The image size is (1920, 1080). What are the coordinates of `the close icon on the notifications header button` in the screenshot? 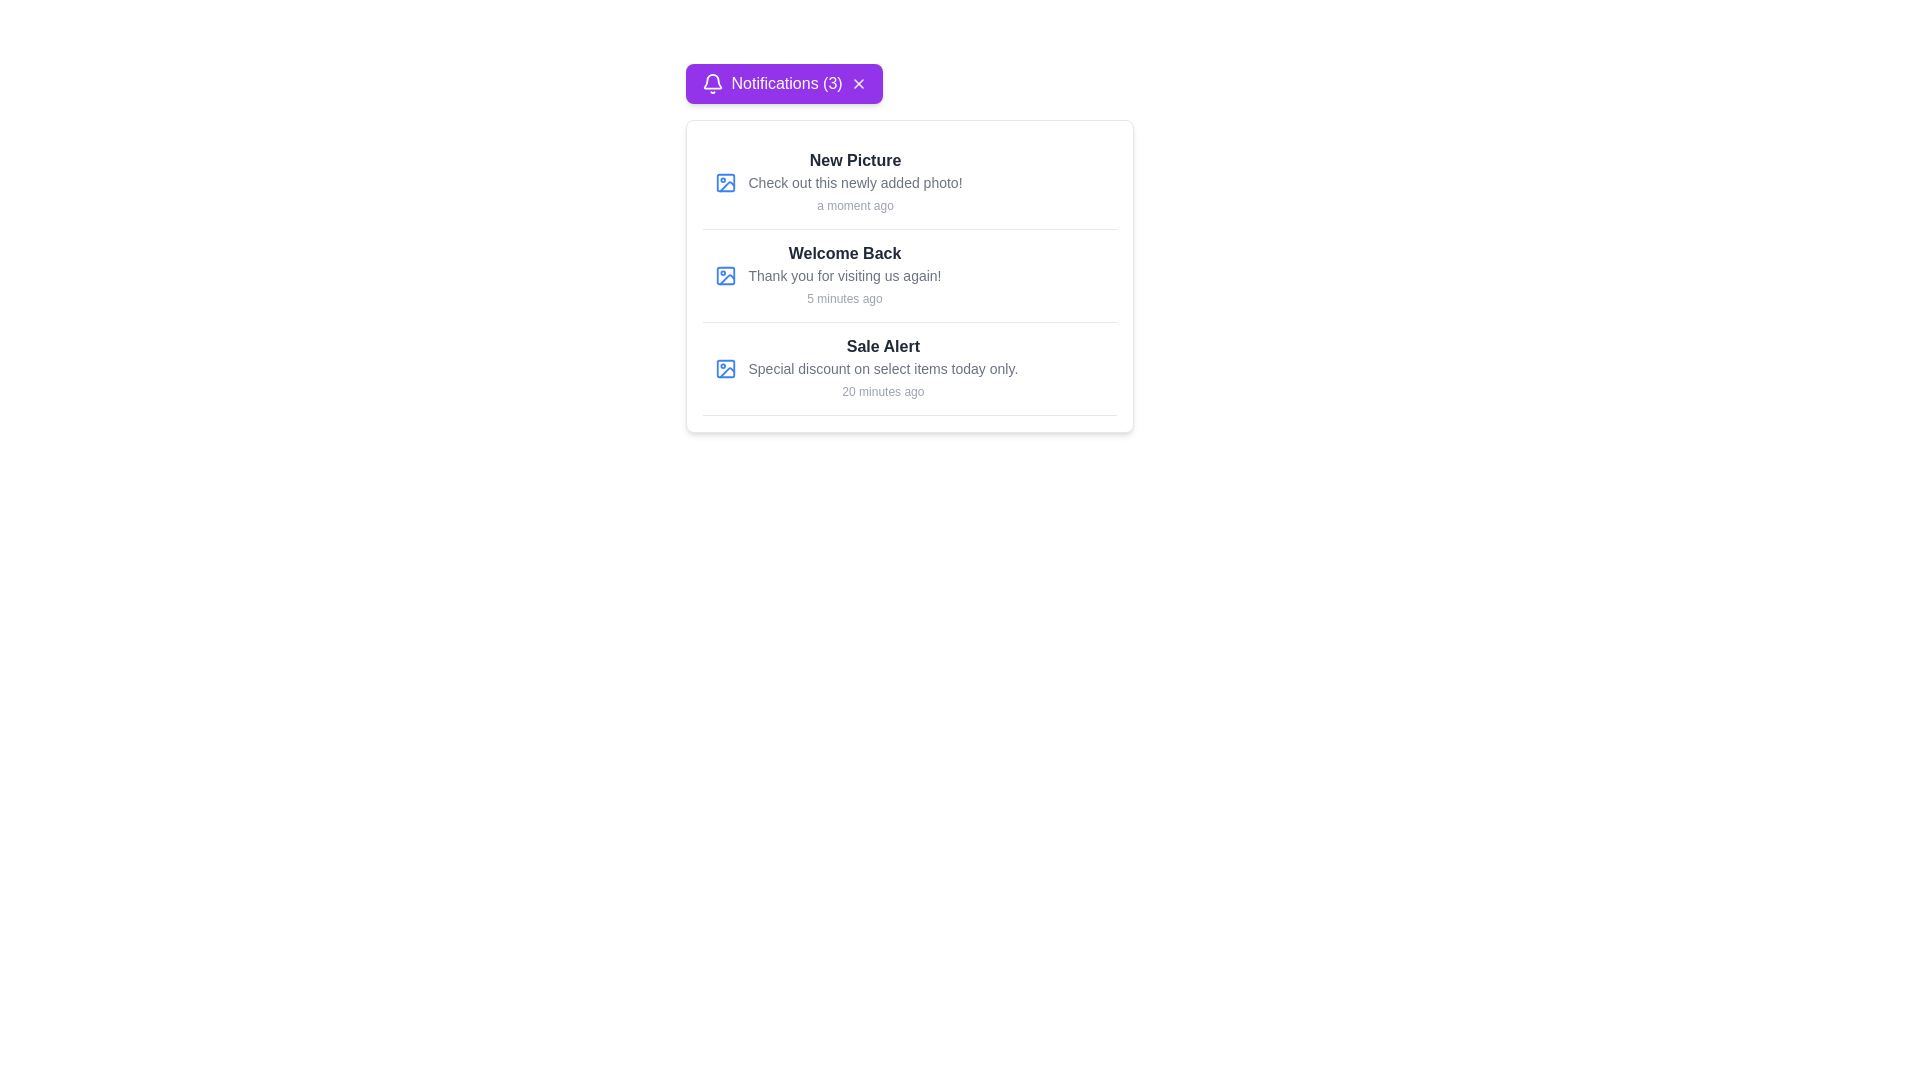 It's located at (782, 83).